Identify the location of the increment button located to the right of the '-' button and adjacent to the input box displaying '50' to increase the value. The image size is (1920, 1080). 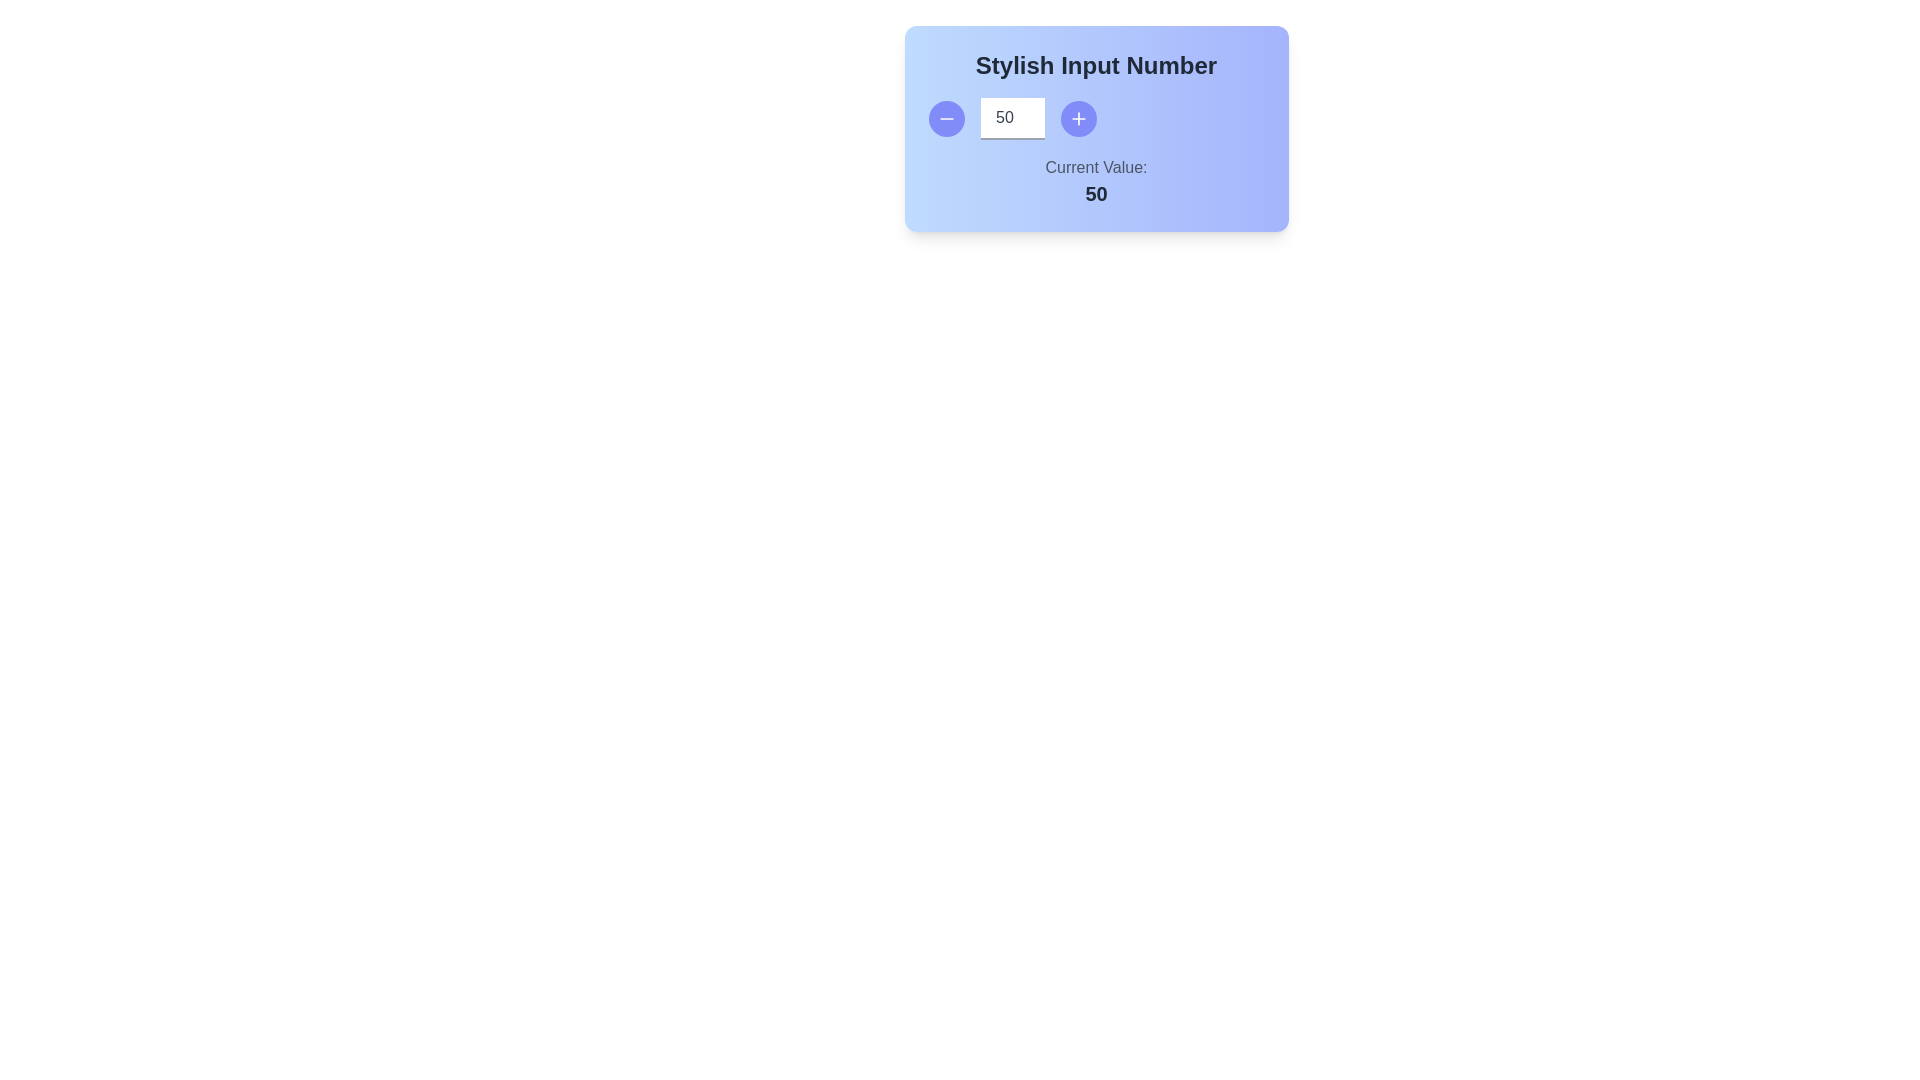
(1095, 119).